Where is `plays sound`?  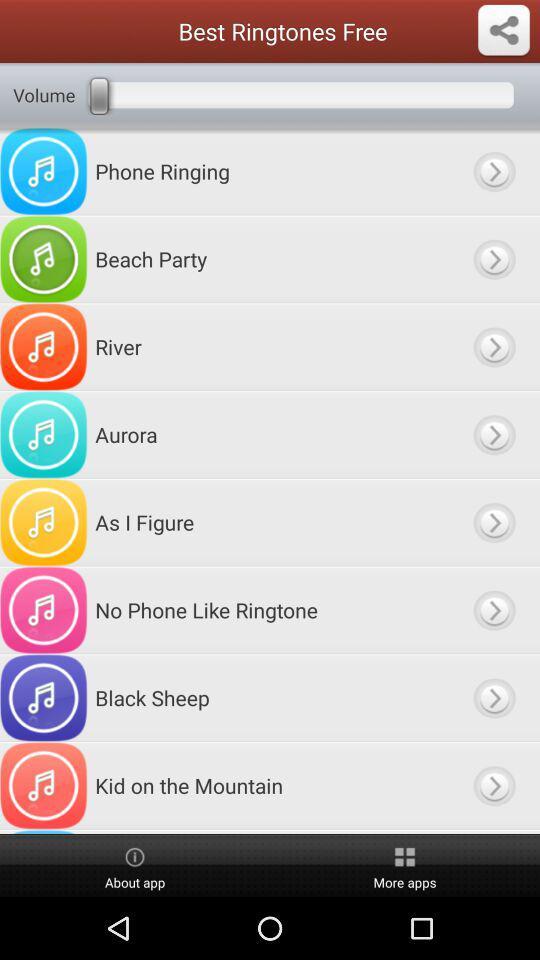 plays sound is located at coordinates (493, 434).